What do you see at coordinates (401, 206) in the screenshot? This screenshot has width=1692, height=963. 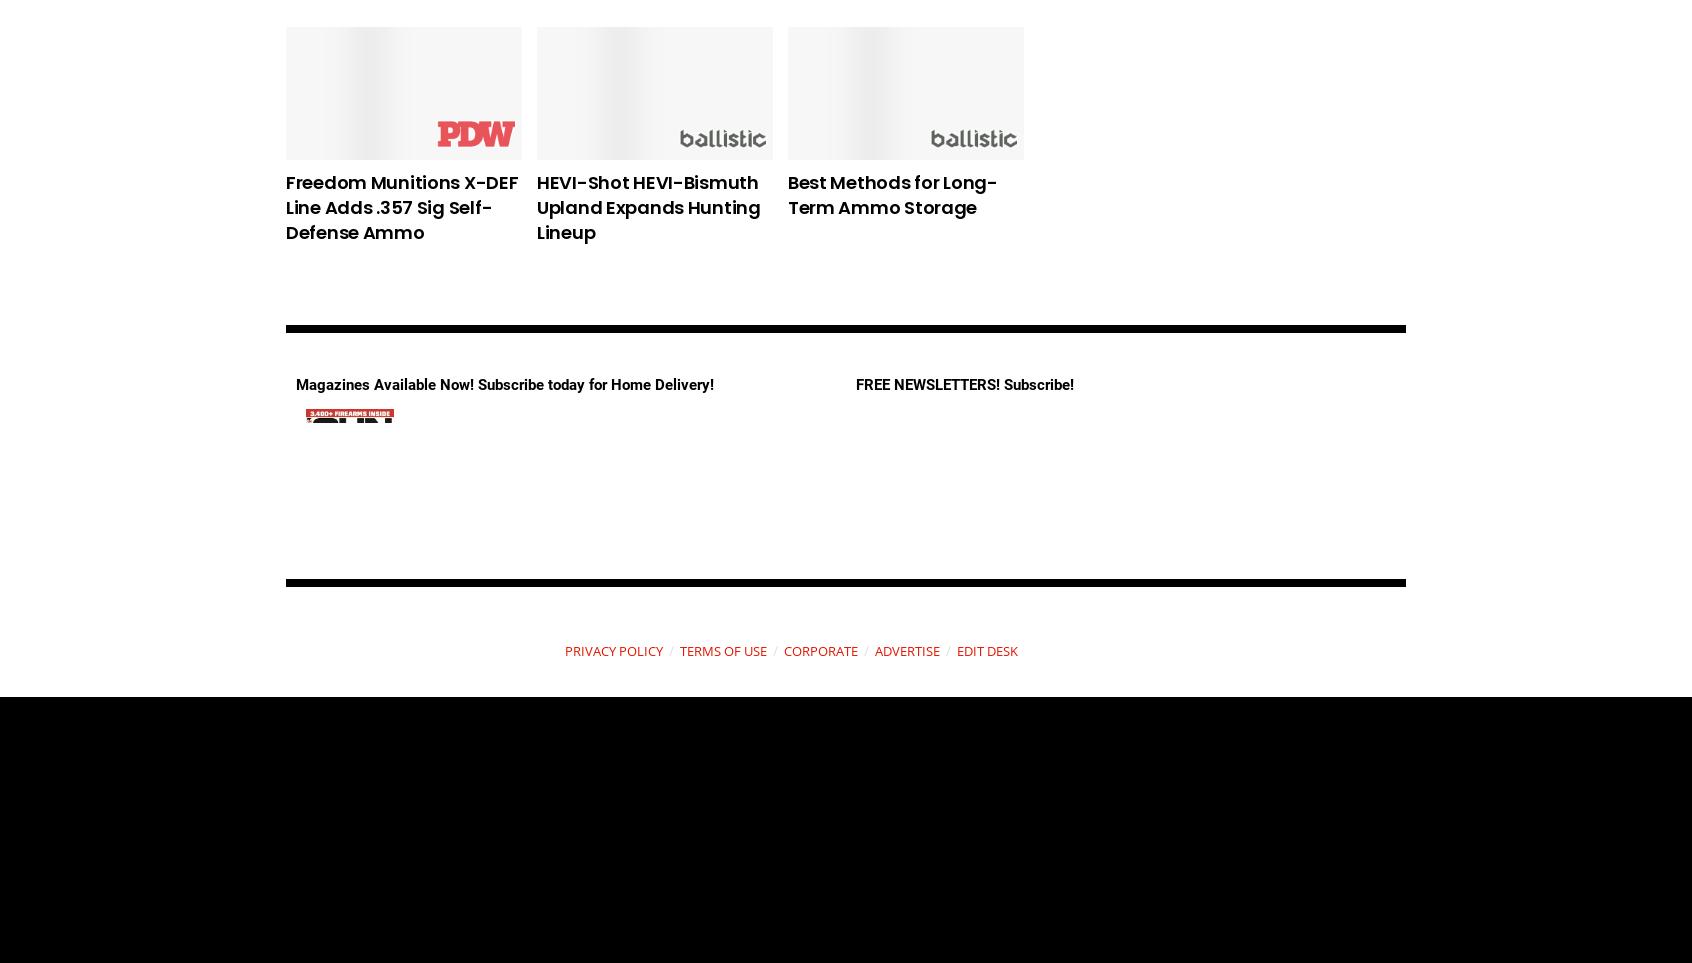 I see `'Freedom Munitions X-DEF Line Adds .357 Sig Self-Defense Ammo'` at bounding box center [401, 206].